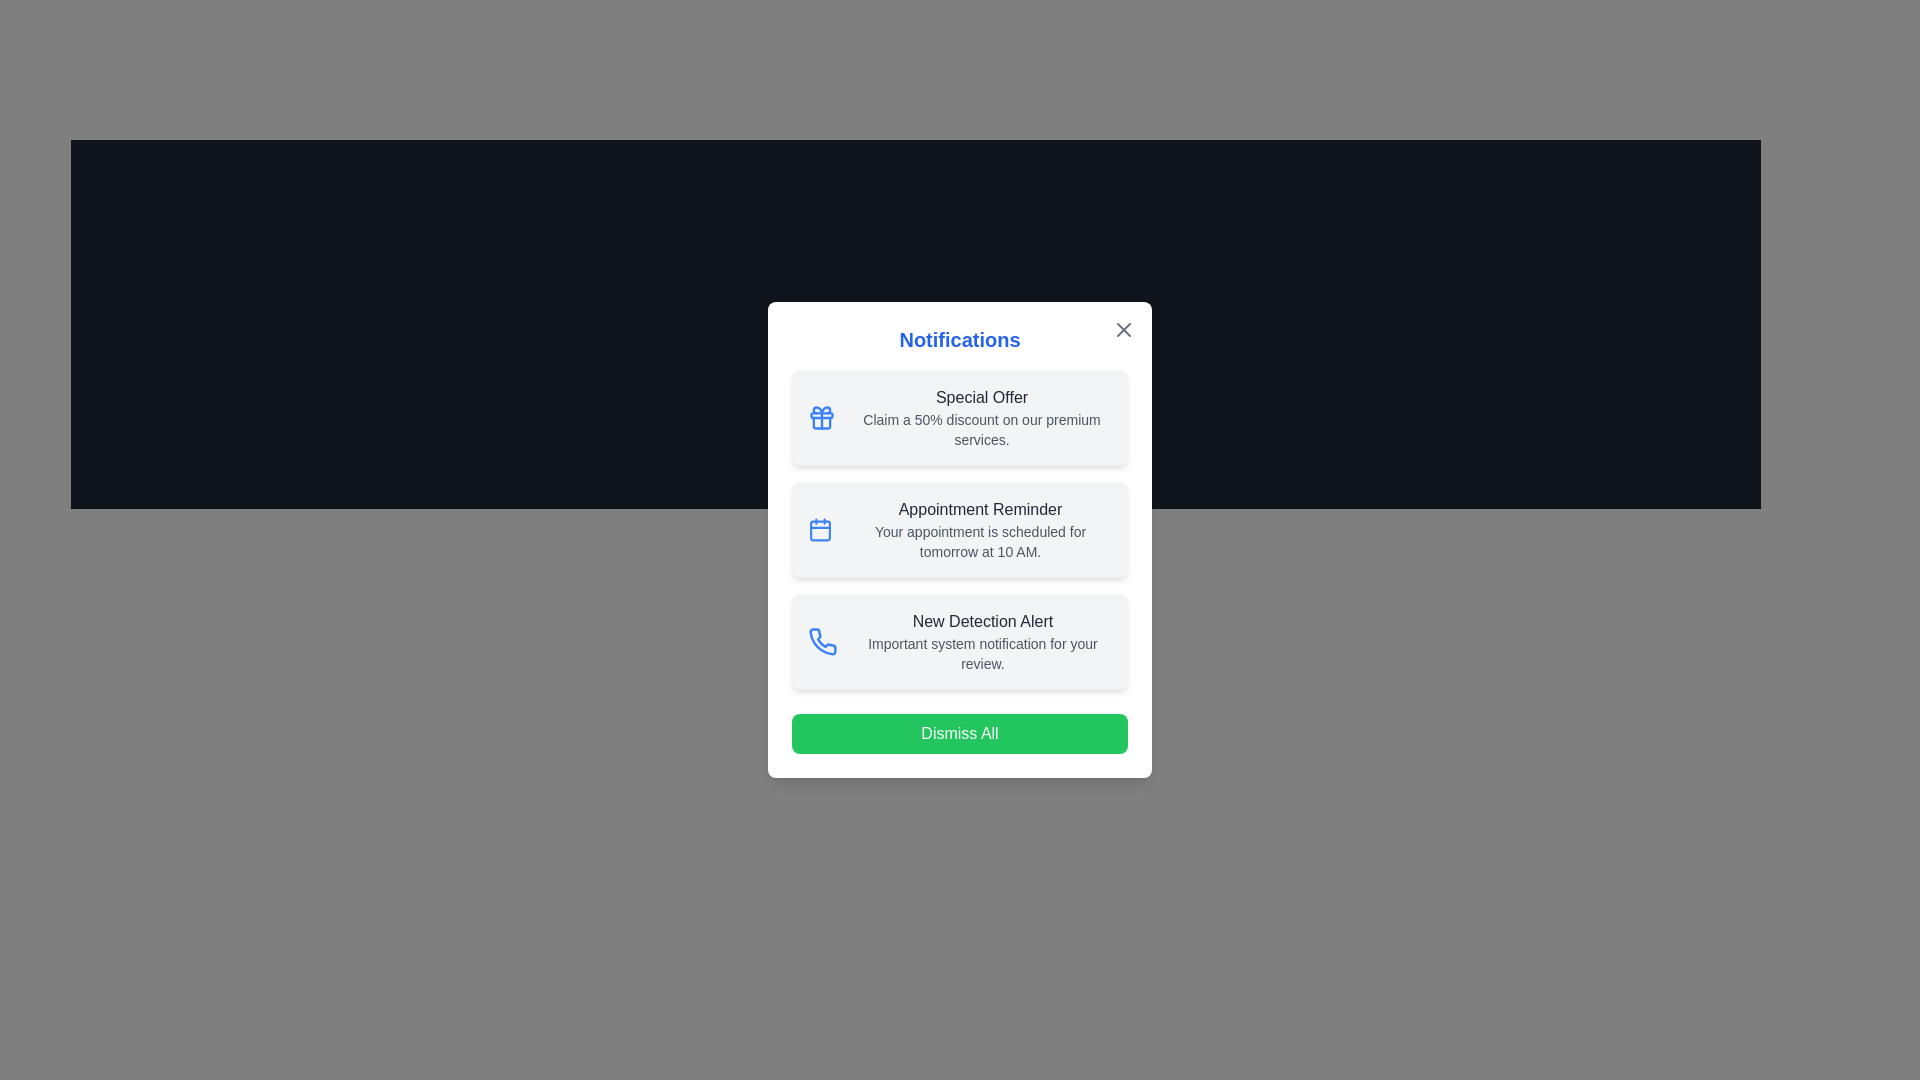 This screenshot has height=1080, width=1920. I want to click on the 'Dismiss All' button, which is a rectangular button with rounded corners and a green background located at the bottom of the 'Notifications' modal dialog box, so click(960, 733).